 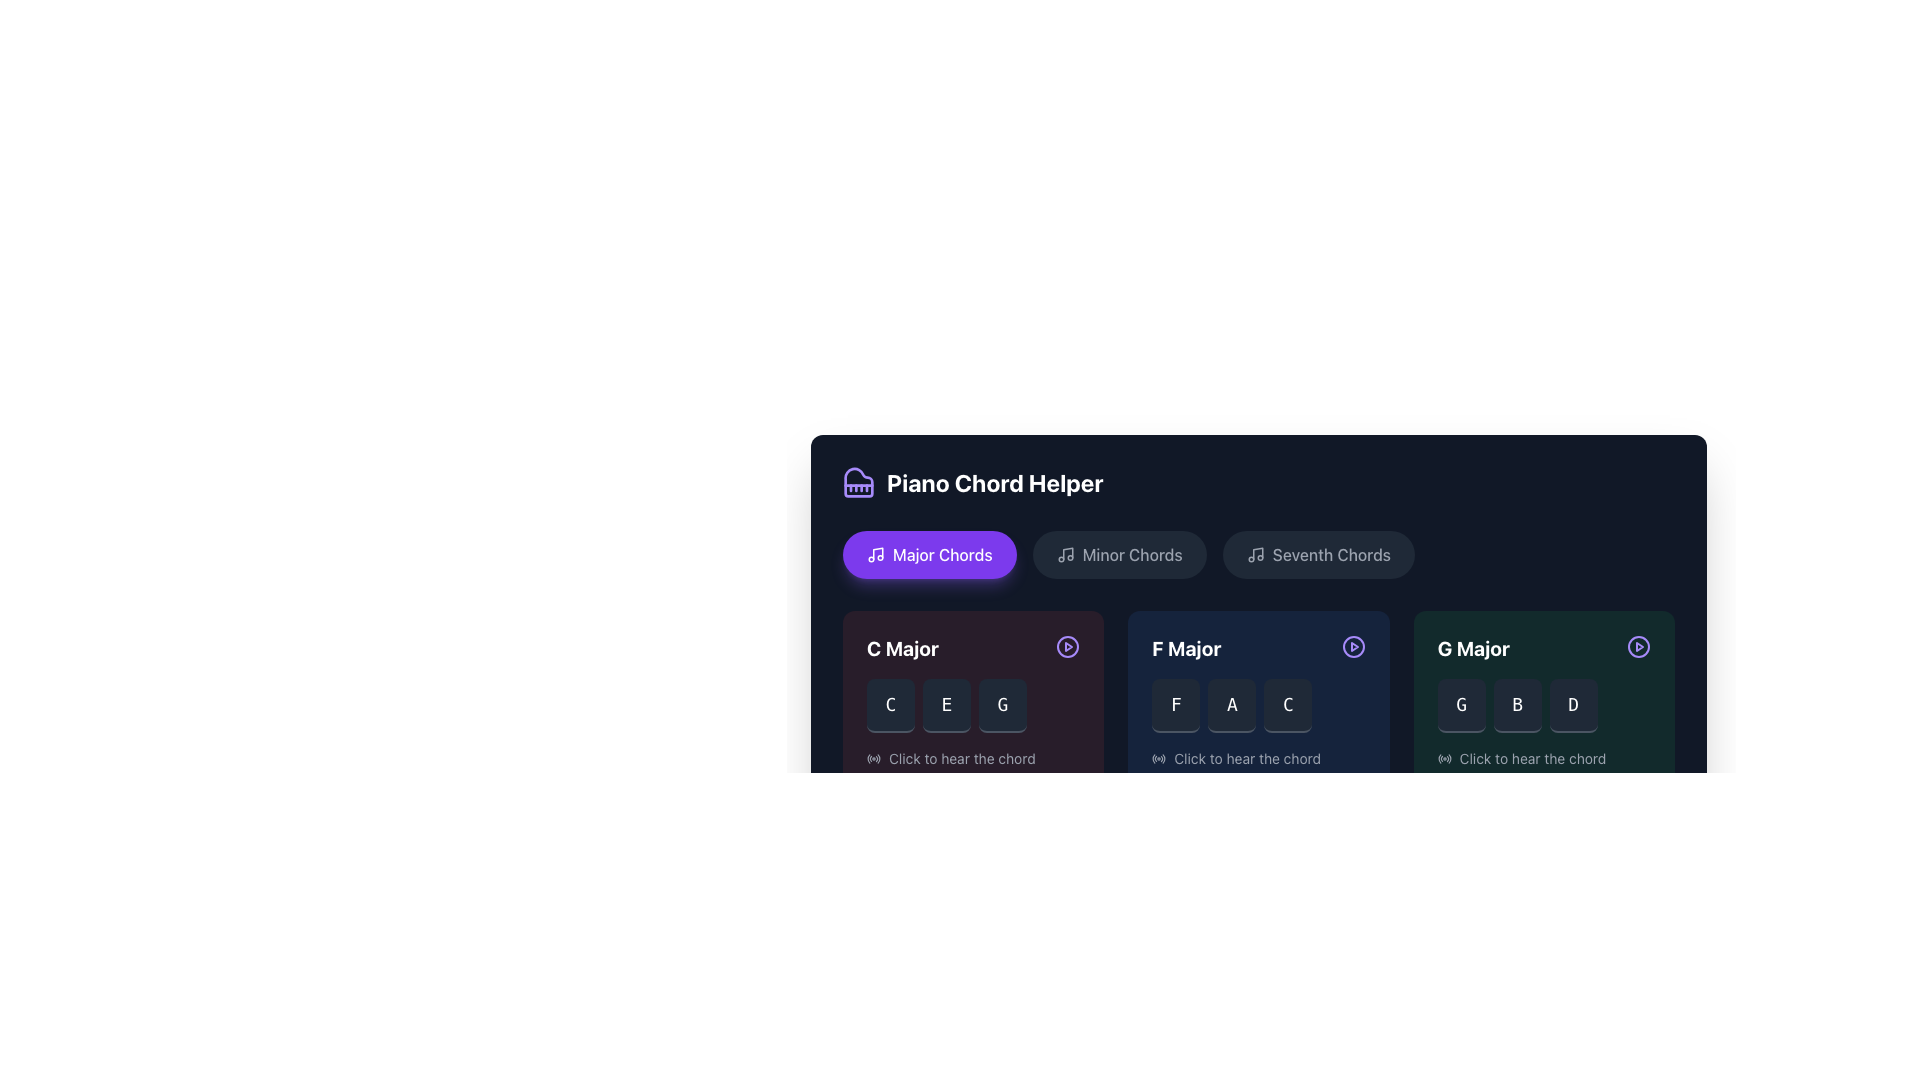 I want to click on the 'Major Chords' button, which is a horizontally aligned oval button with a purple background and white text, located under the 'Piano Chord Helper' title, so click(x=928, y=555).